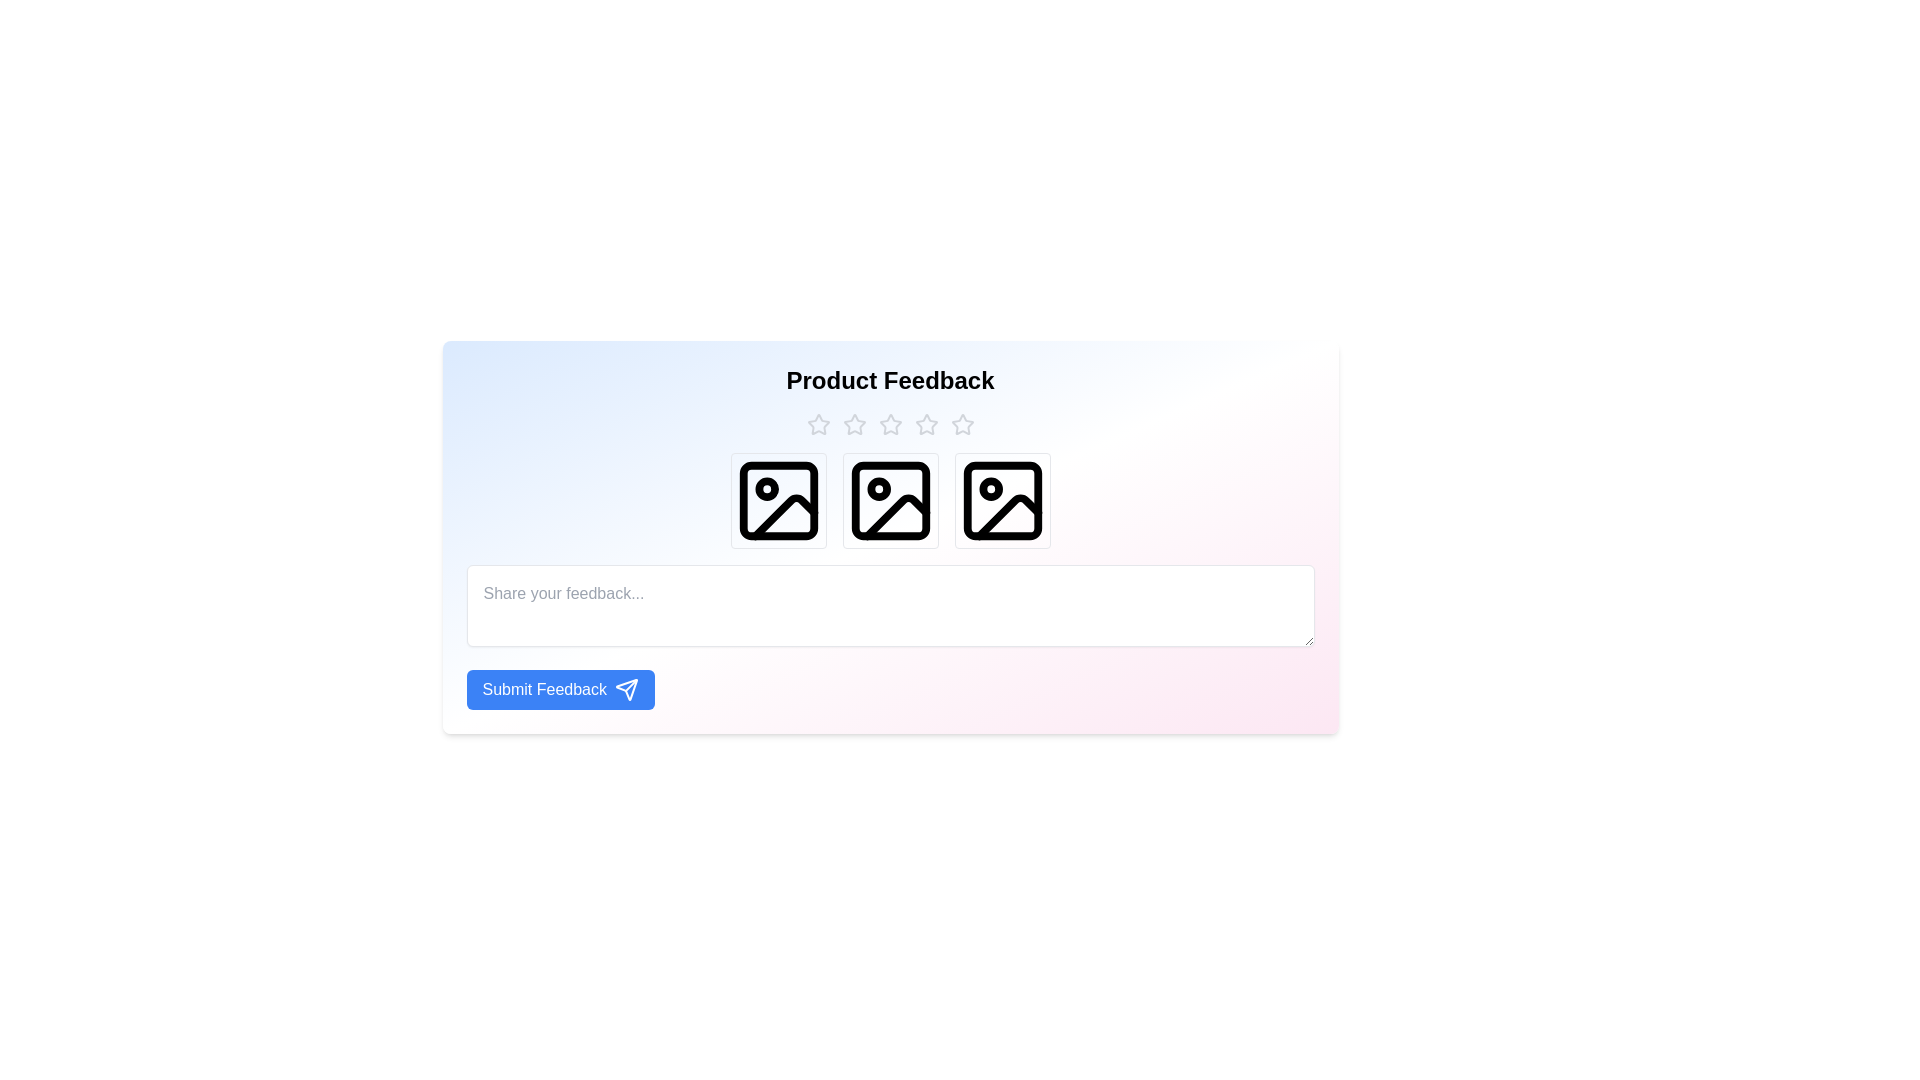 This screenshot has height=1080, width=1920. What do you see at coordinates (560, 689) in the screenshot?
I see `the 'Submit Feedback' button to submit the feedback` at bounding box center [560, 689].